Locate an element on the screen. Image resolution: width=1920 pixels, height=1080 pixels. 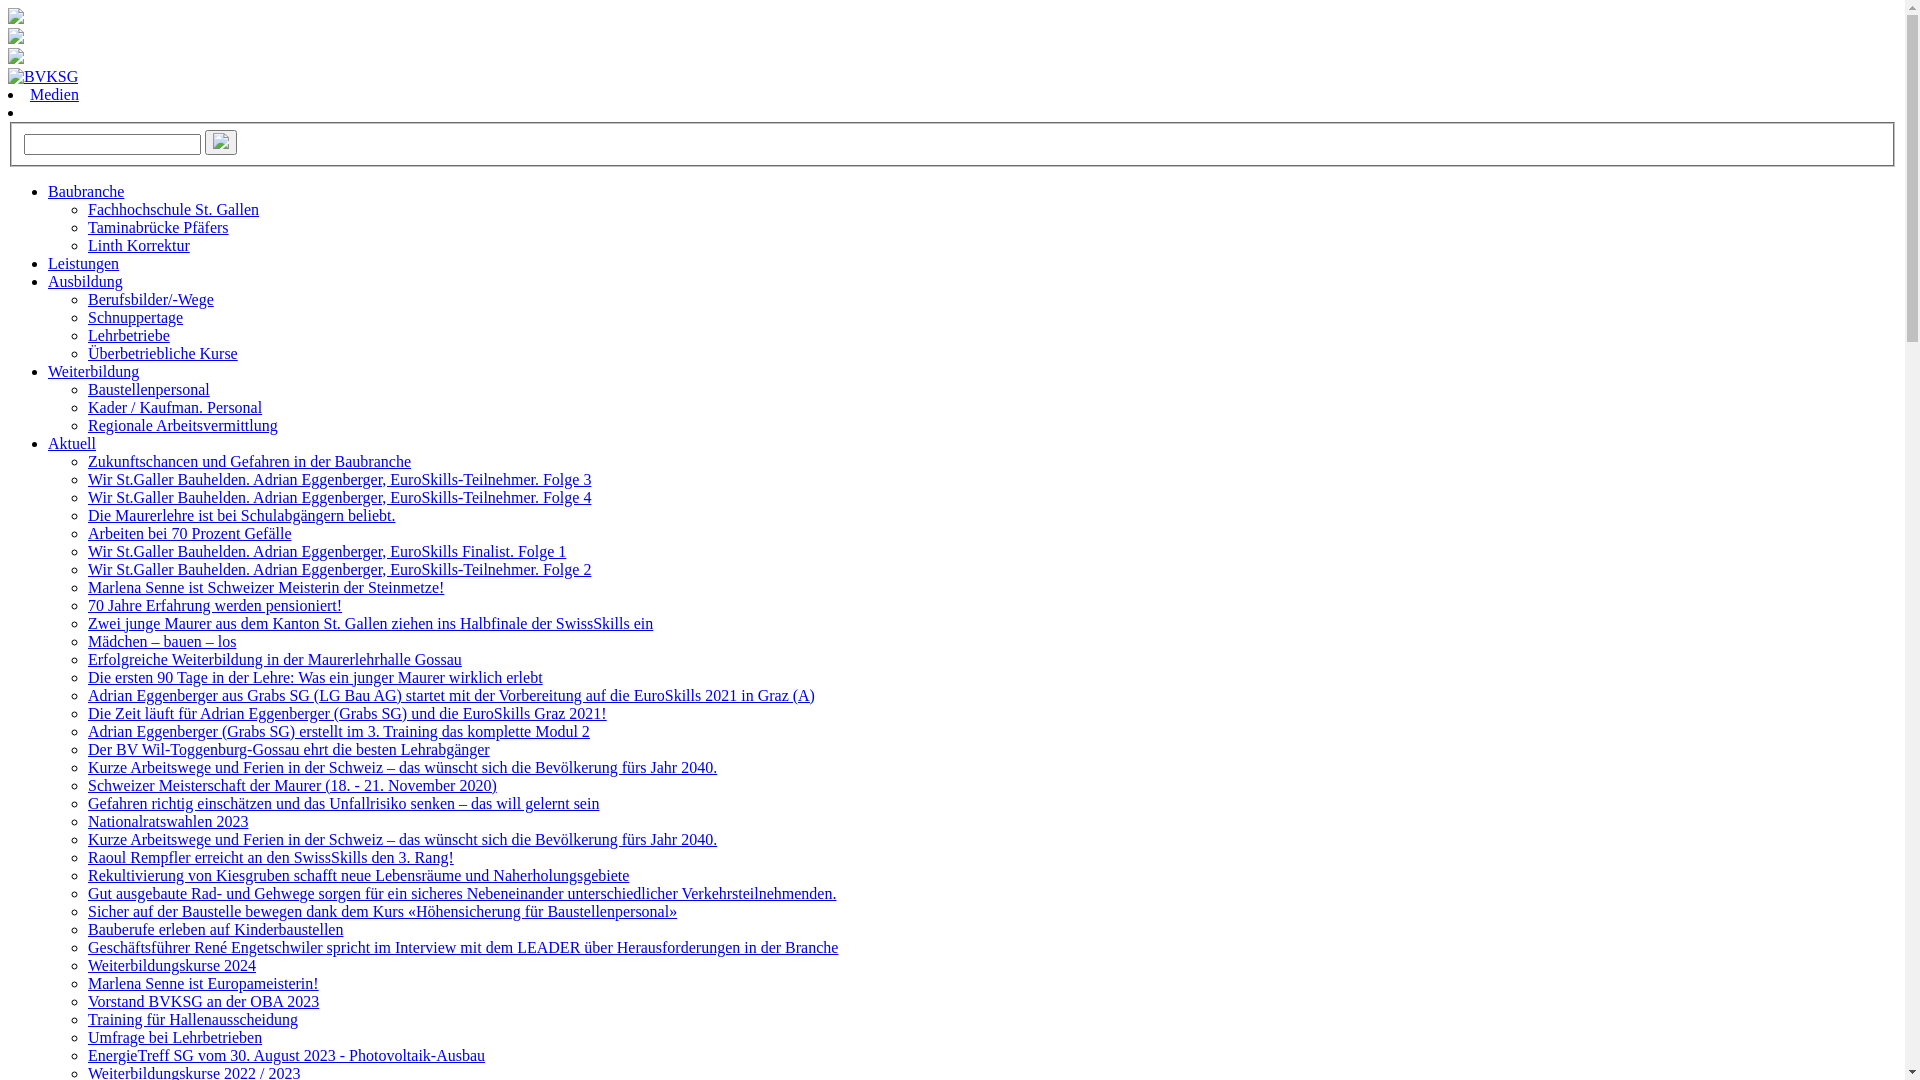
'Baubranche' is located at coordinates (85, 191).